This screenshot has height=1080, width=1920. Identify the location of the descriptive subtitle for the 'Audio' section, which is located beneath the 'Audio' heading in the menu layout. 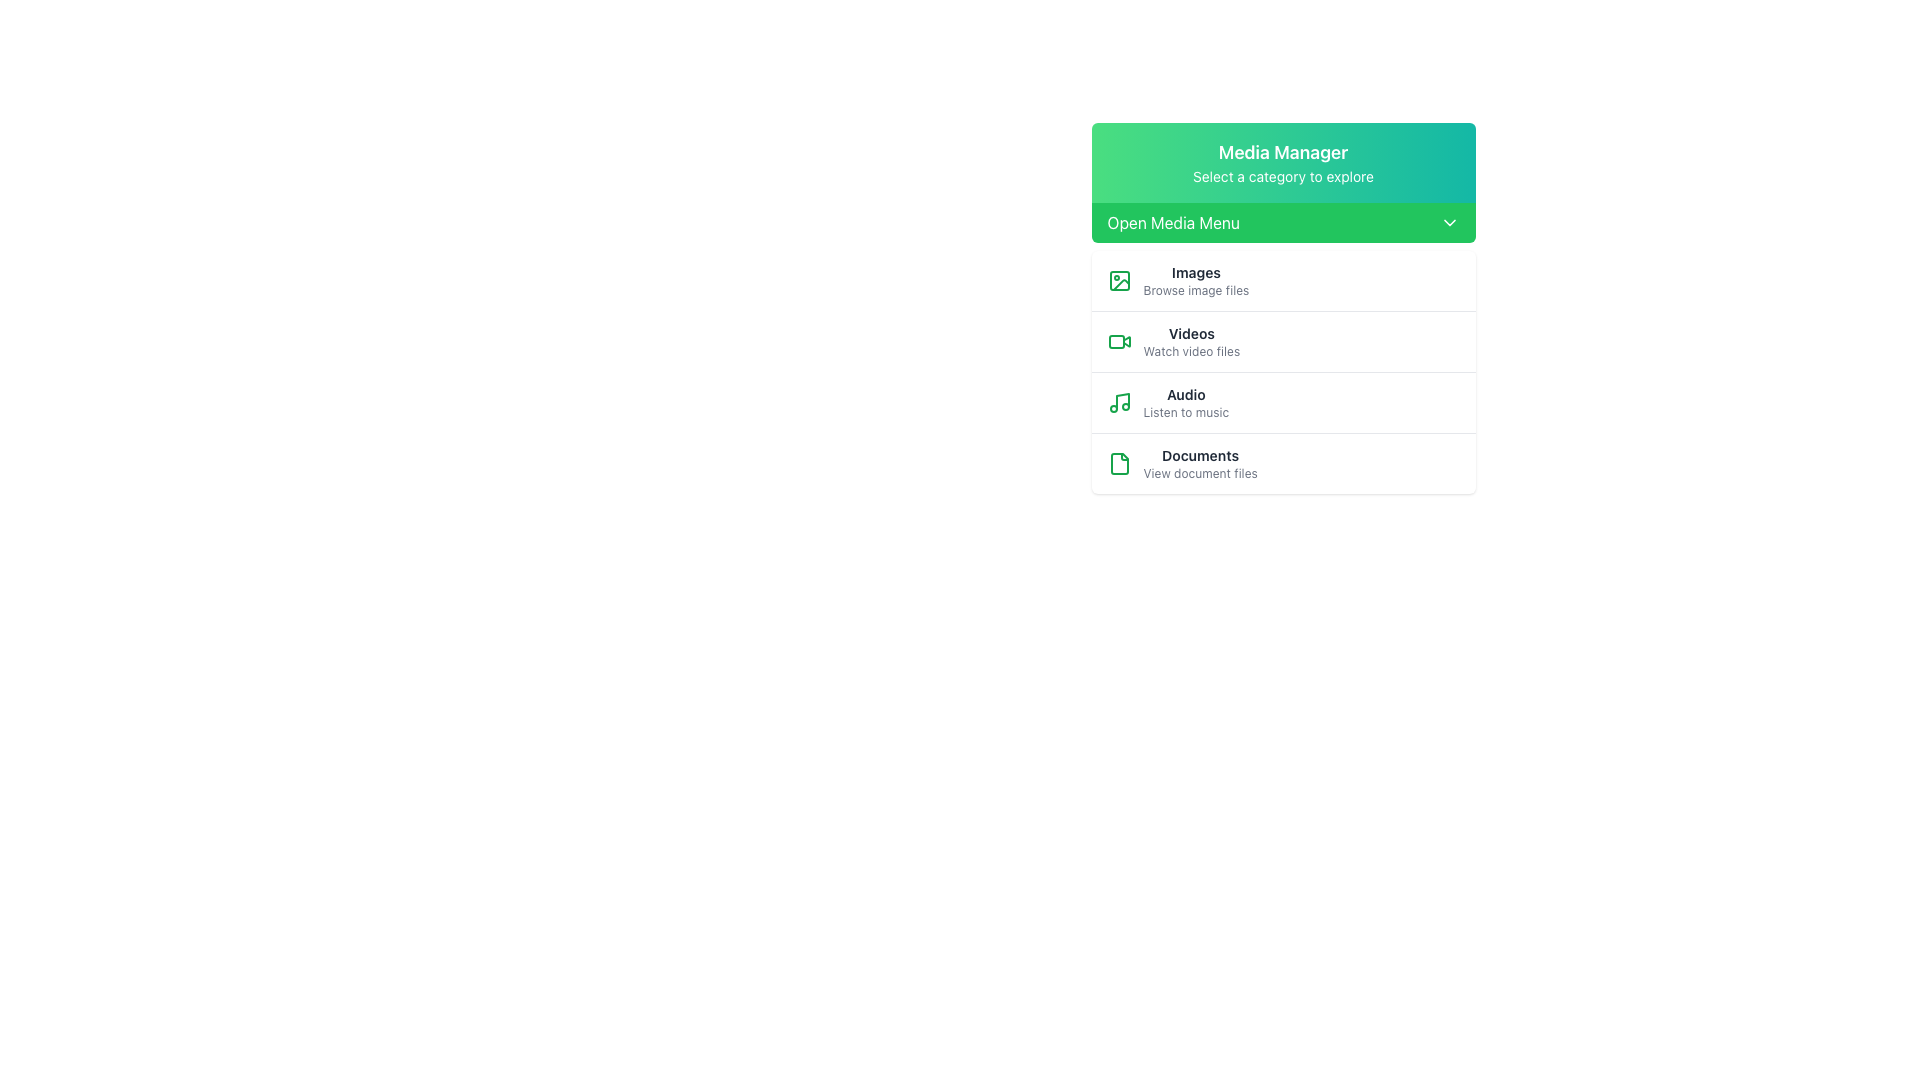
(1186, 411).